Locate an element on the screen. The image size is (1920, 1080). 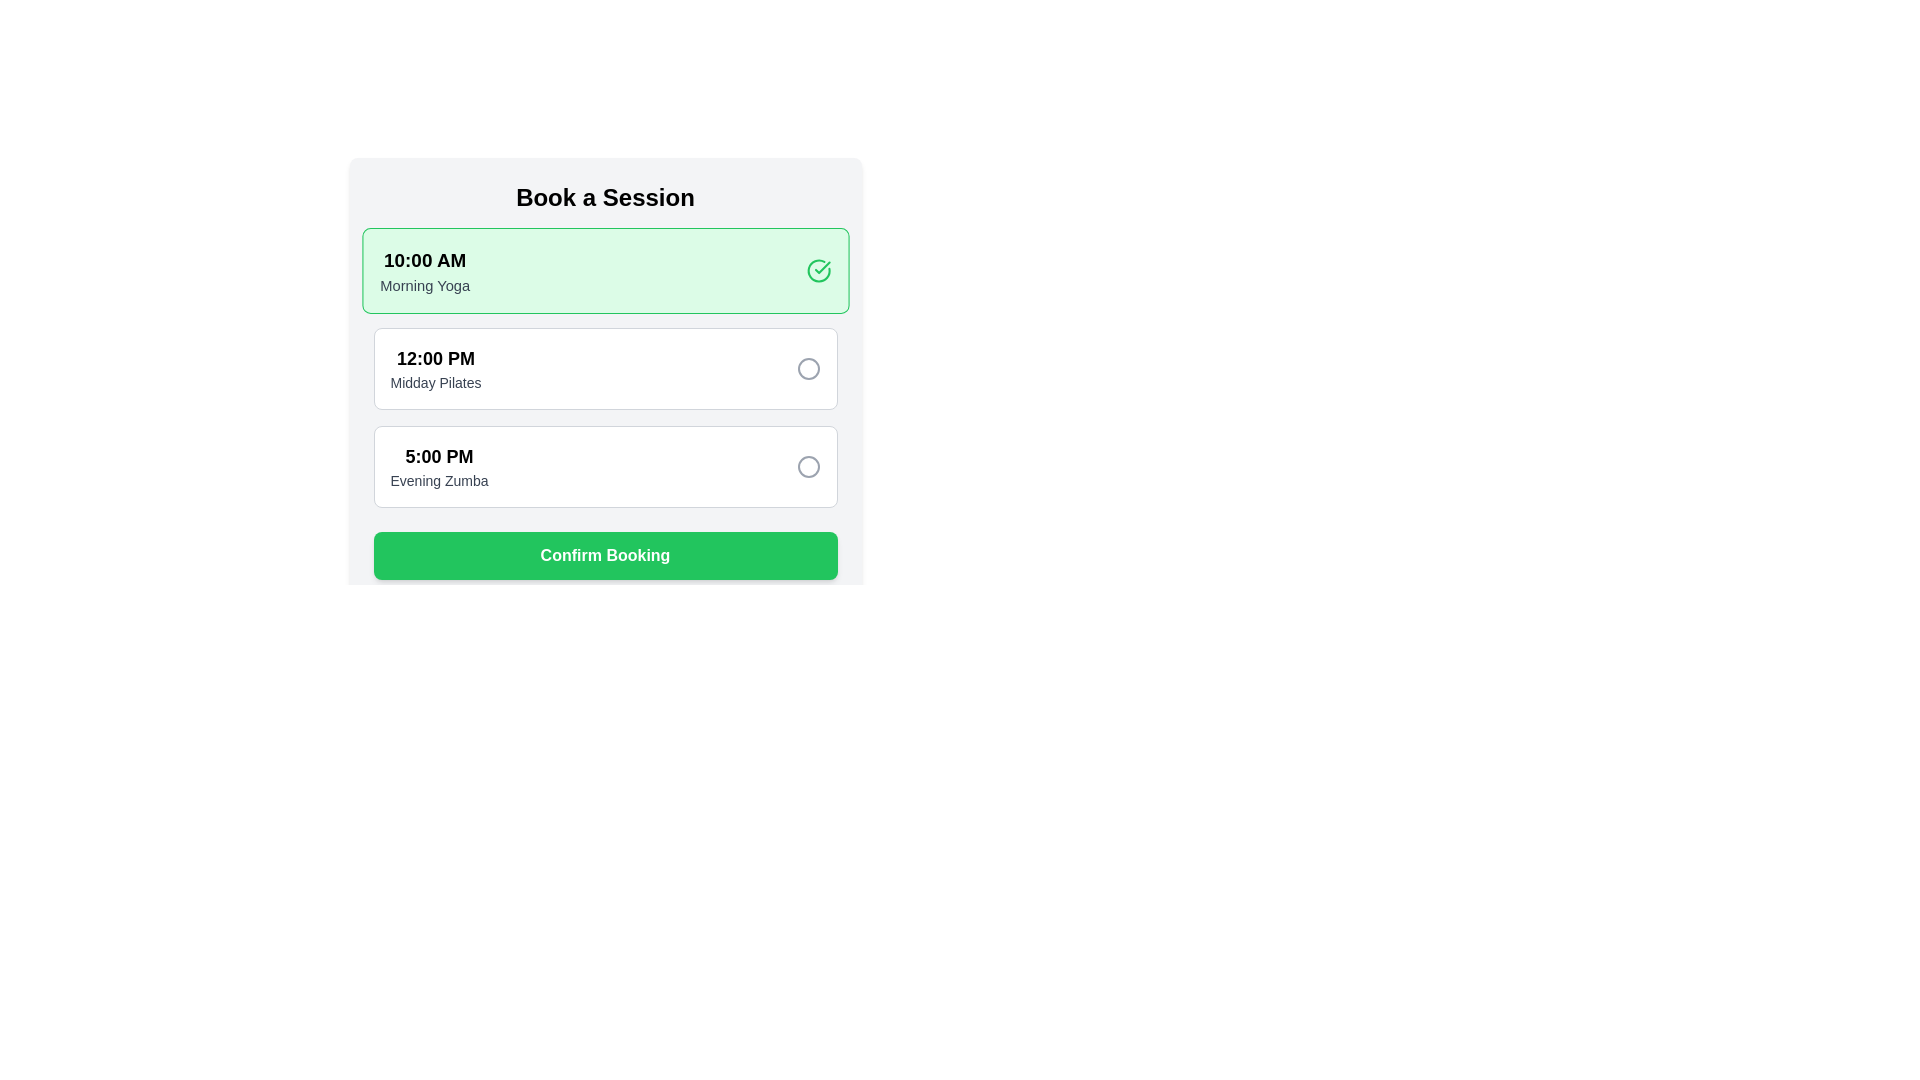
the selectable session card for the yoga activity at 10:00 AM to confirm interest in attending this session is located at coordinates (423, 270).